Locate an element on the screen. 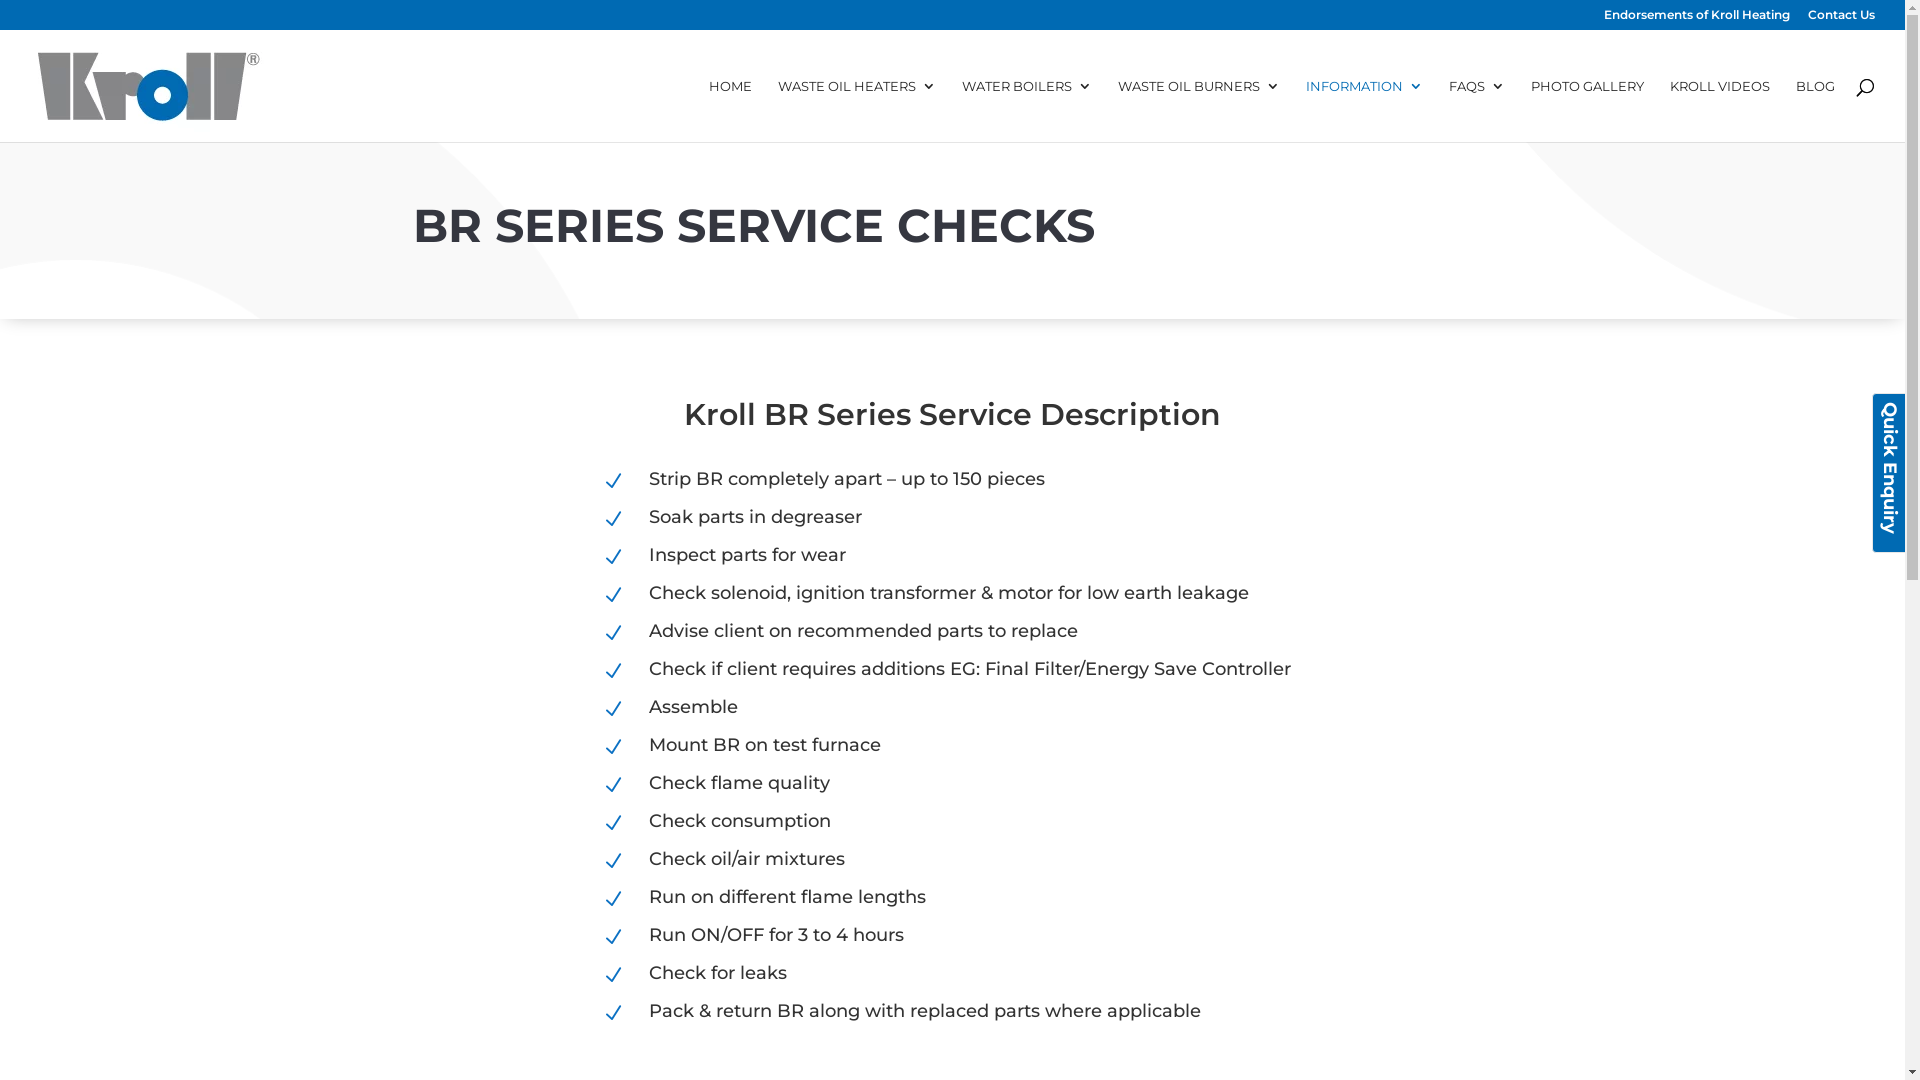 The width and height of the screenshot is (1920, 1080). 'WATER BOILERS' is located at coordinates (1027, 110).